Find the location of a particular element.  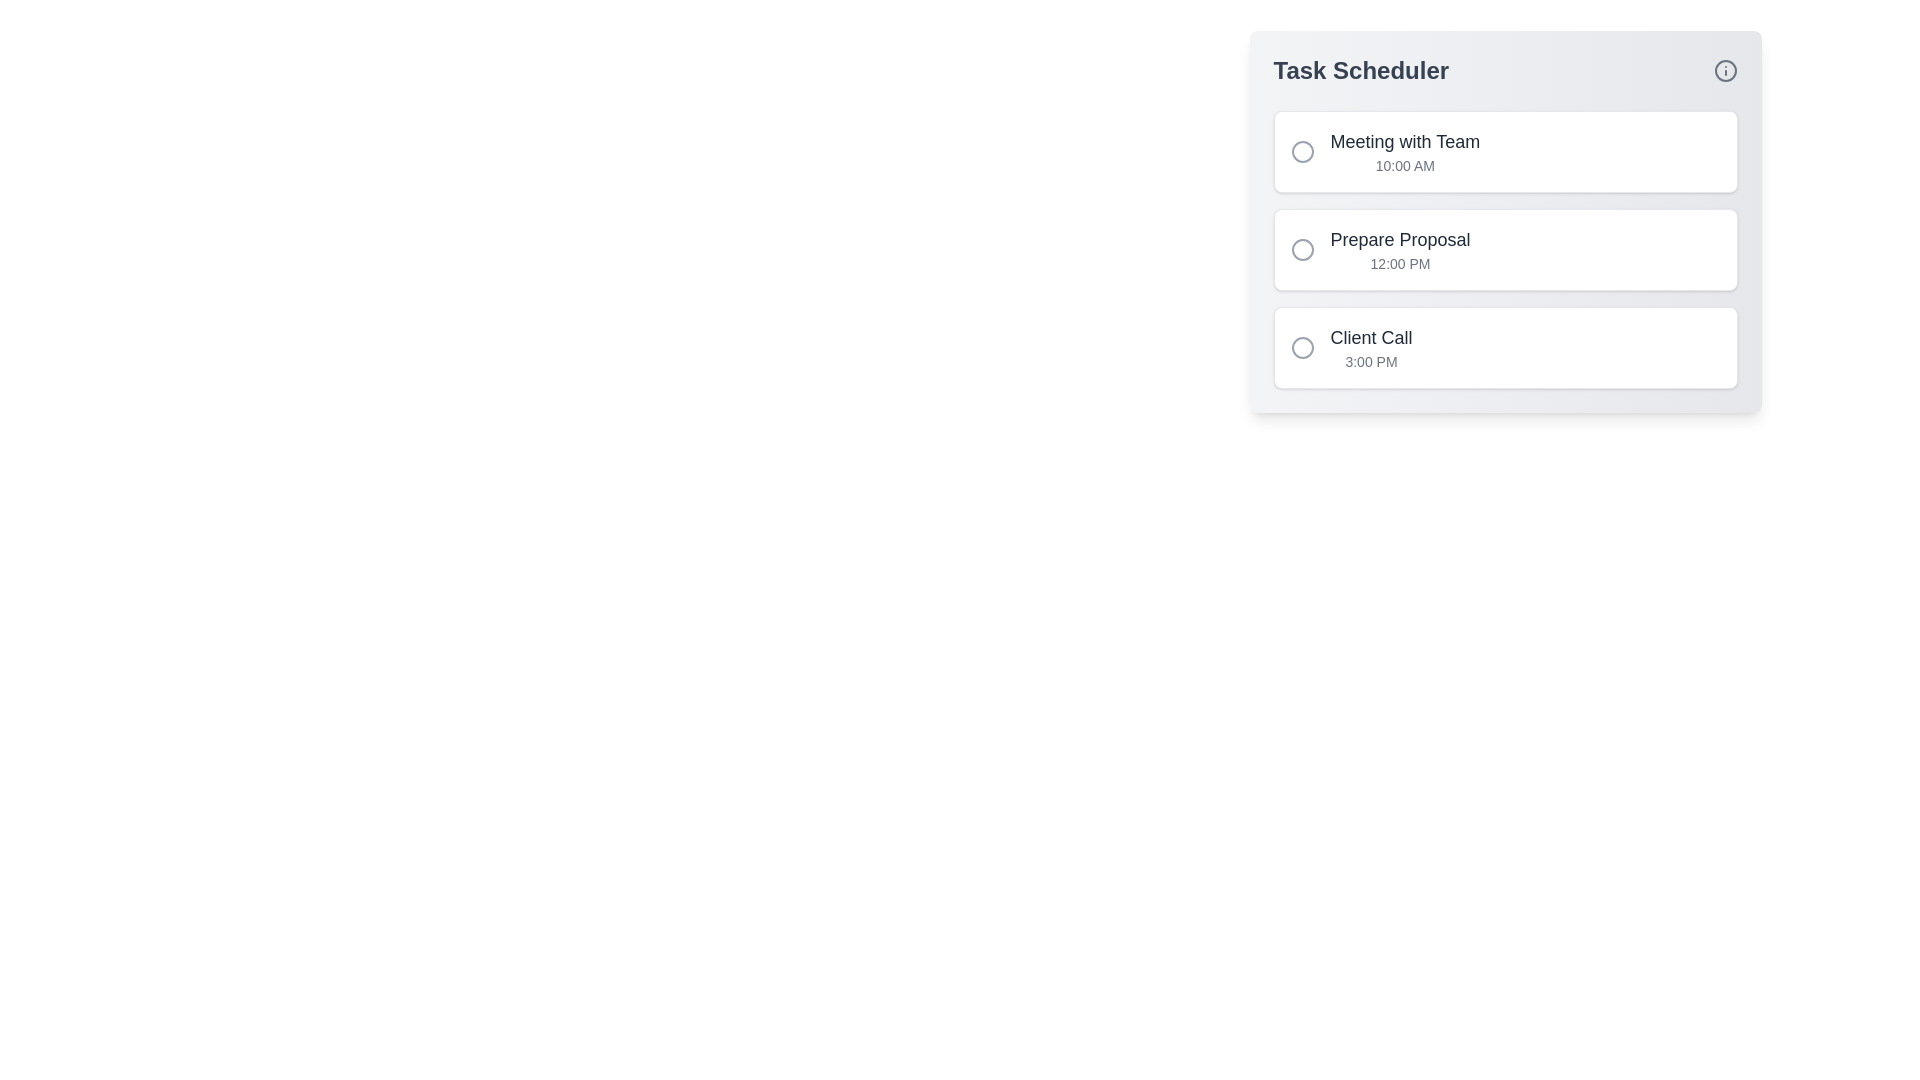

the task titled 'Meeting with Team' to trigger visual feedback is located at coordinates (1505, 150).